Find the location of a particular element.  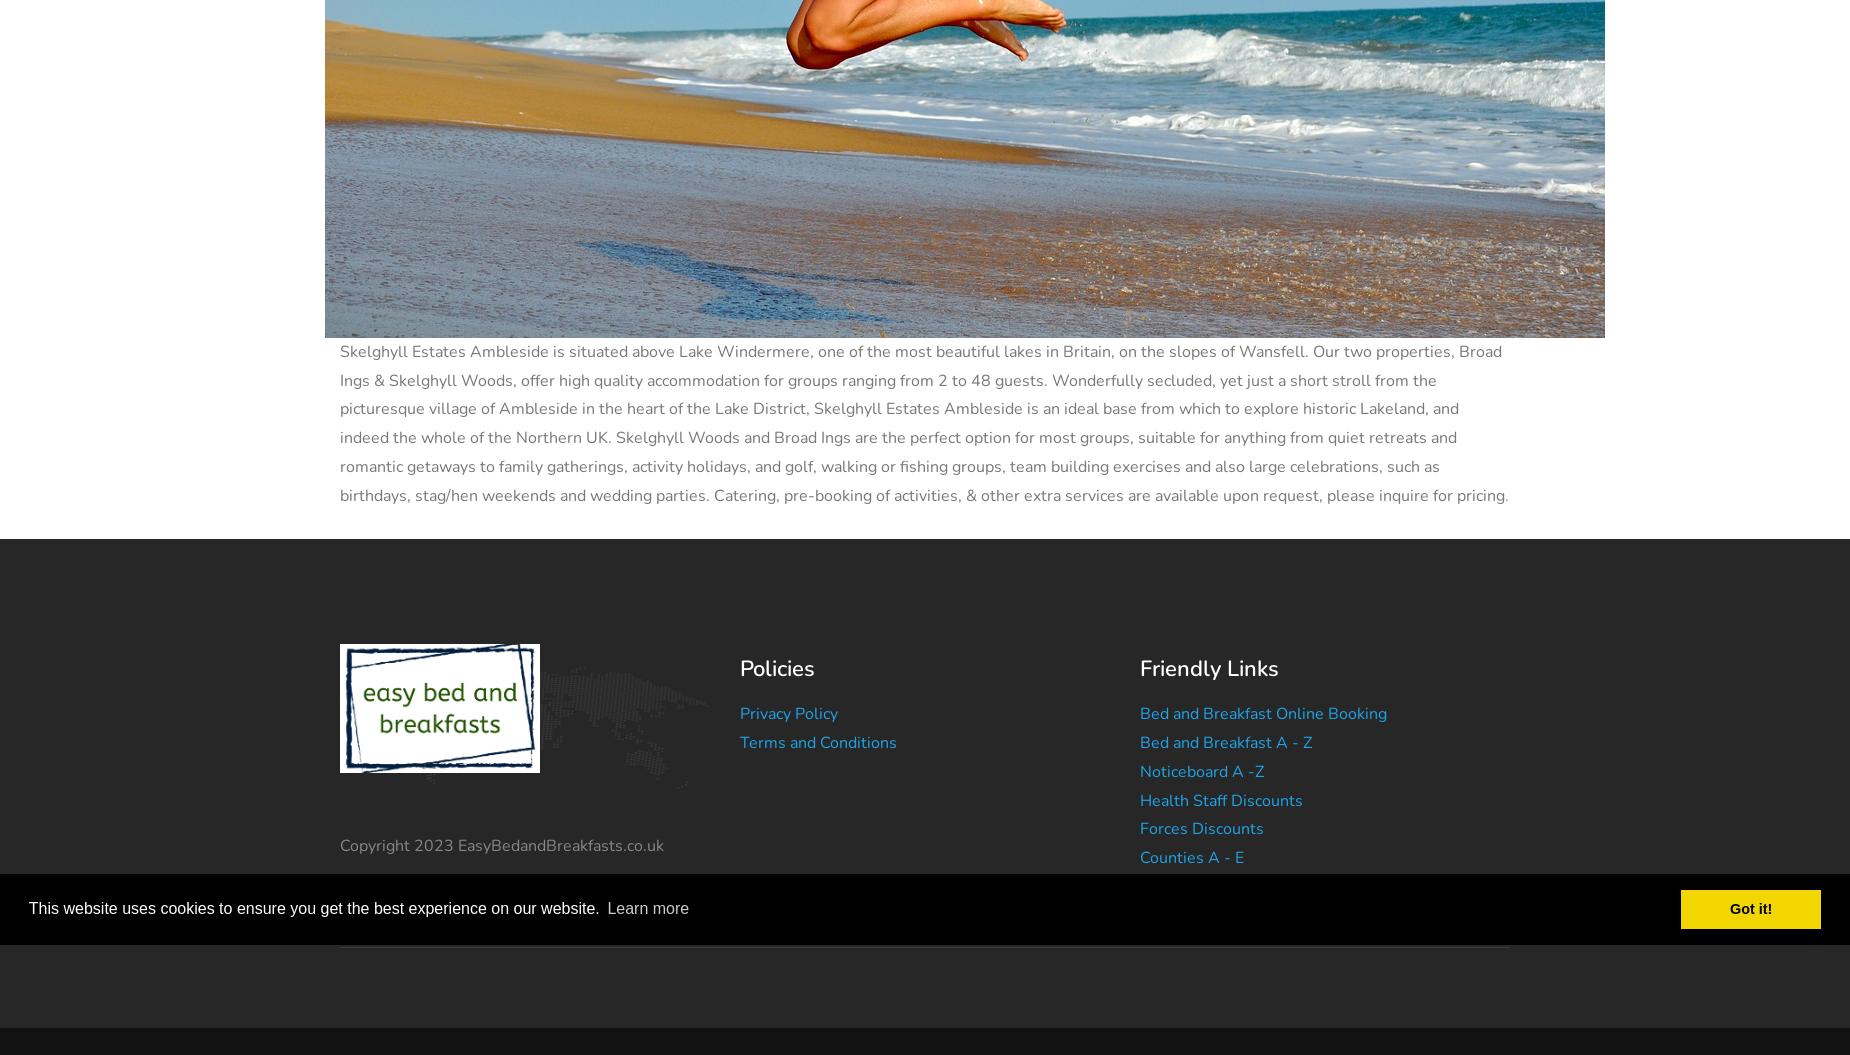

'Bed and Breakfast A - Z' is located at coordinates (1224, 741).